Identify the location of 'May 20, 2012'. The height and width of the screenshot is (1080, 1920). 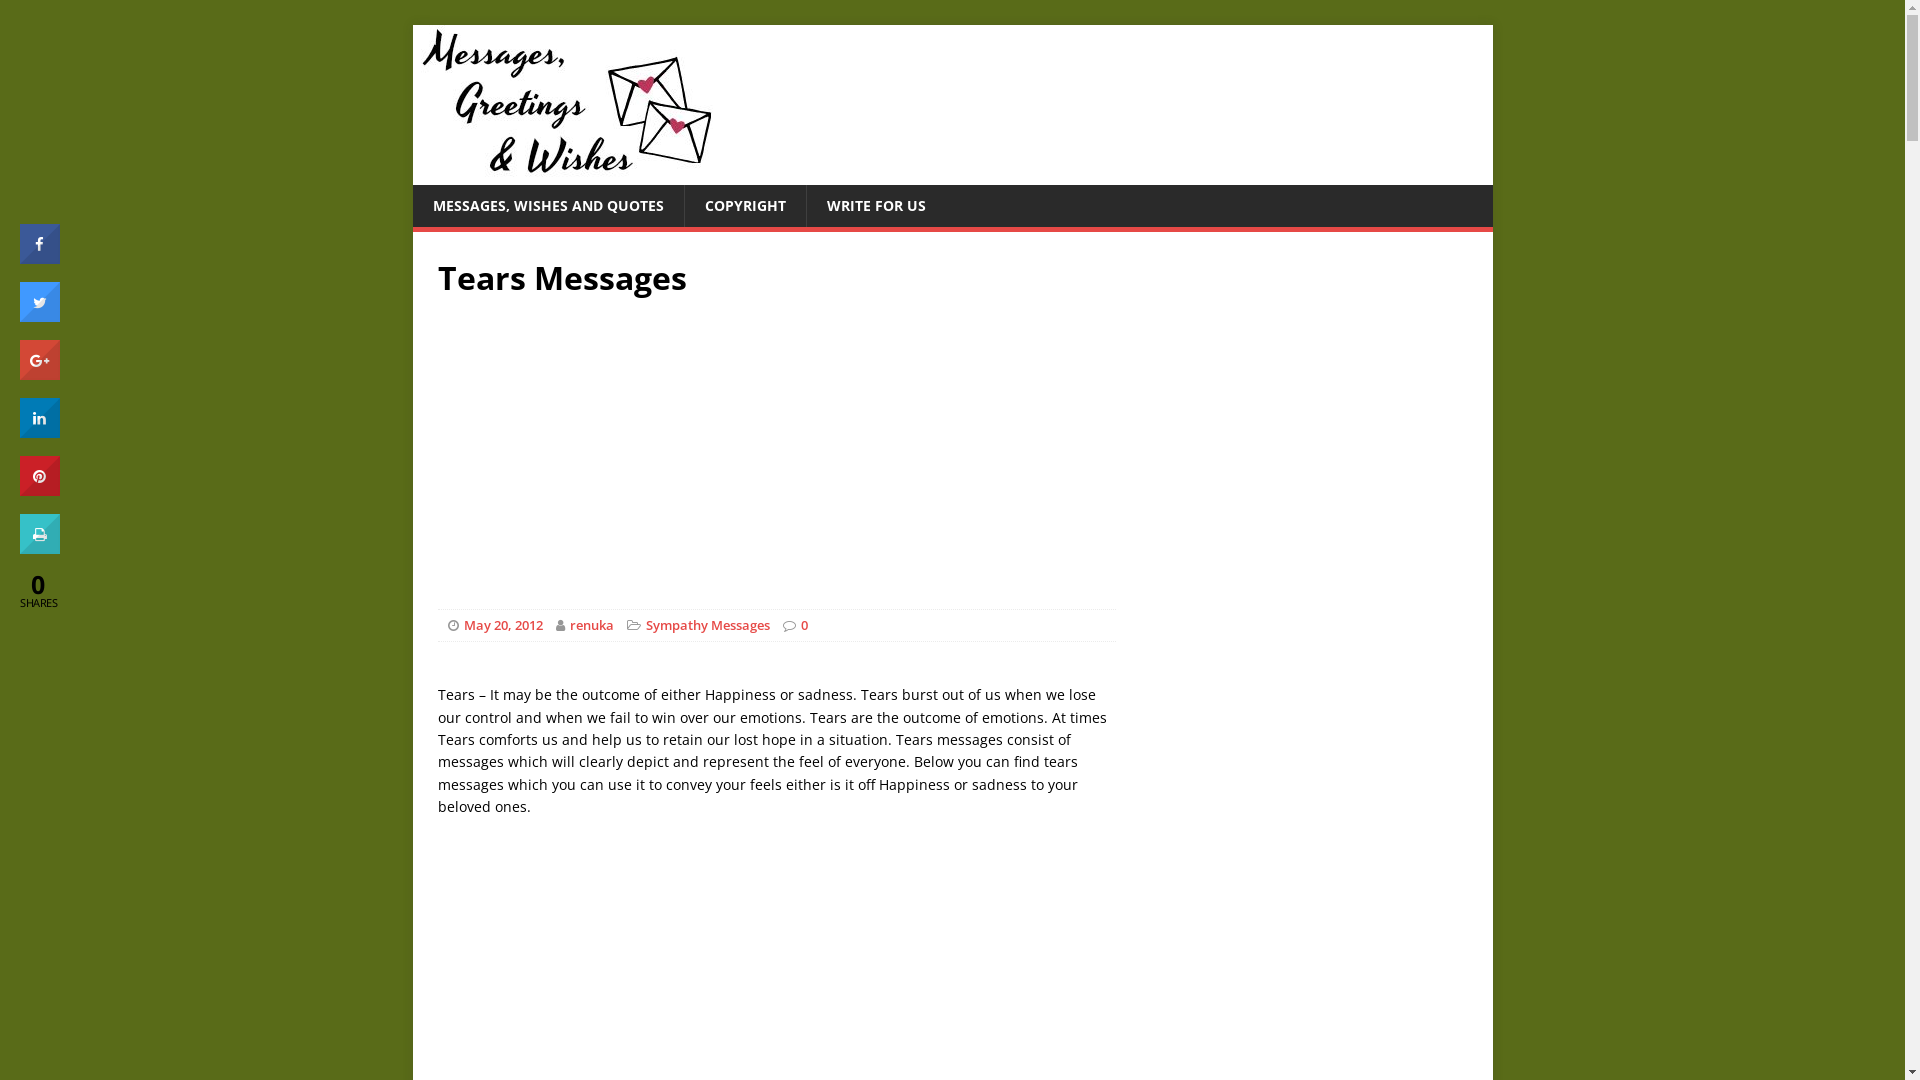
(503, 623).